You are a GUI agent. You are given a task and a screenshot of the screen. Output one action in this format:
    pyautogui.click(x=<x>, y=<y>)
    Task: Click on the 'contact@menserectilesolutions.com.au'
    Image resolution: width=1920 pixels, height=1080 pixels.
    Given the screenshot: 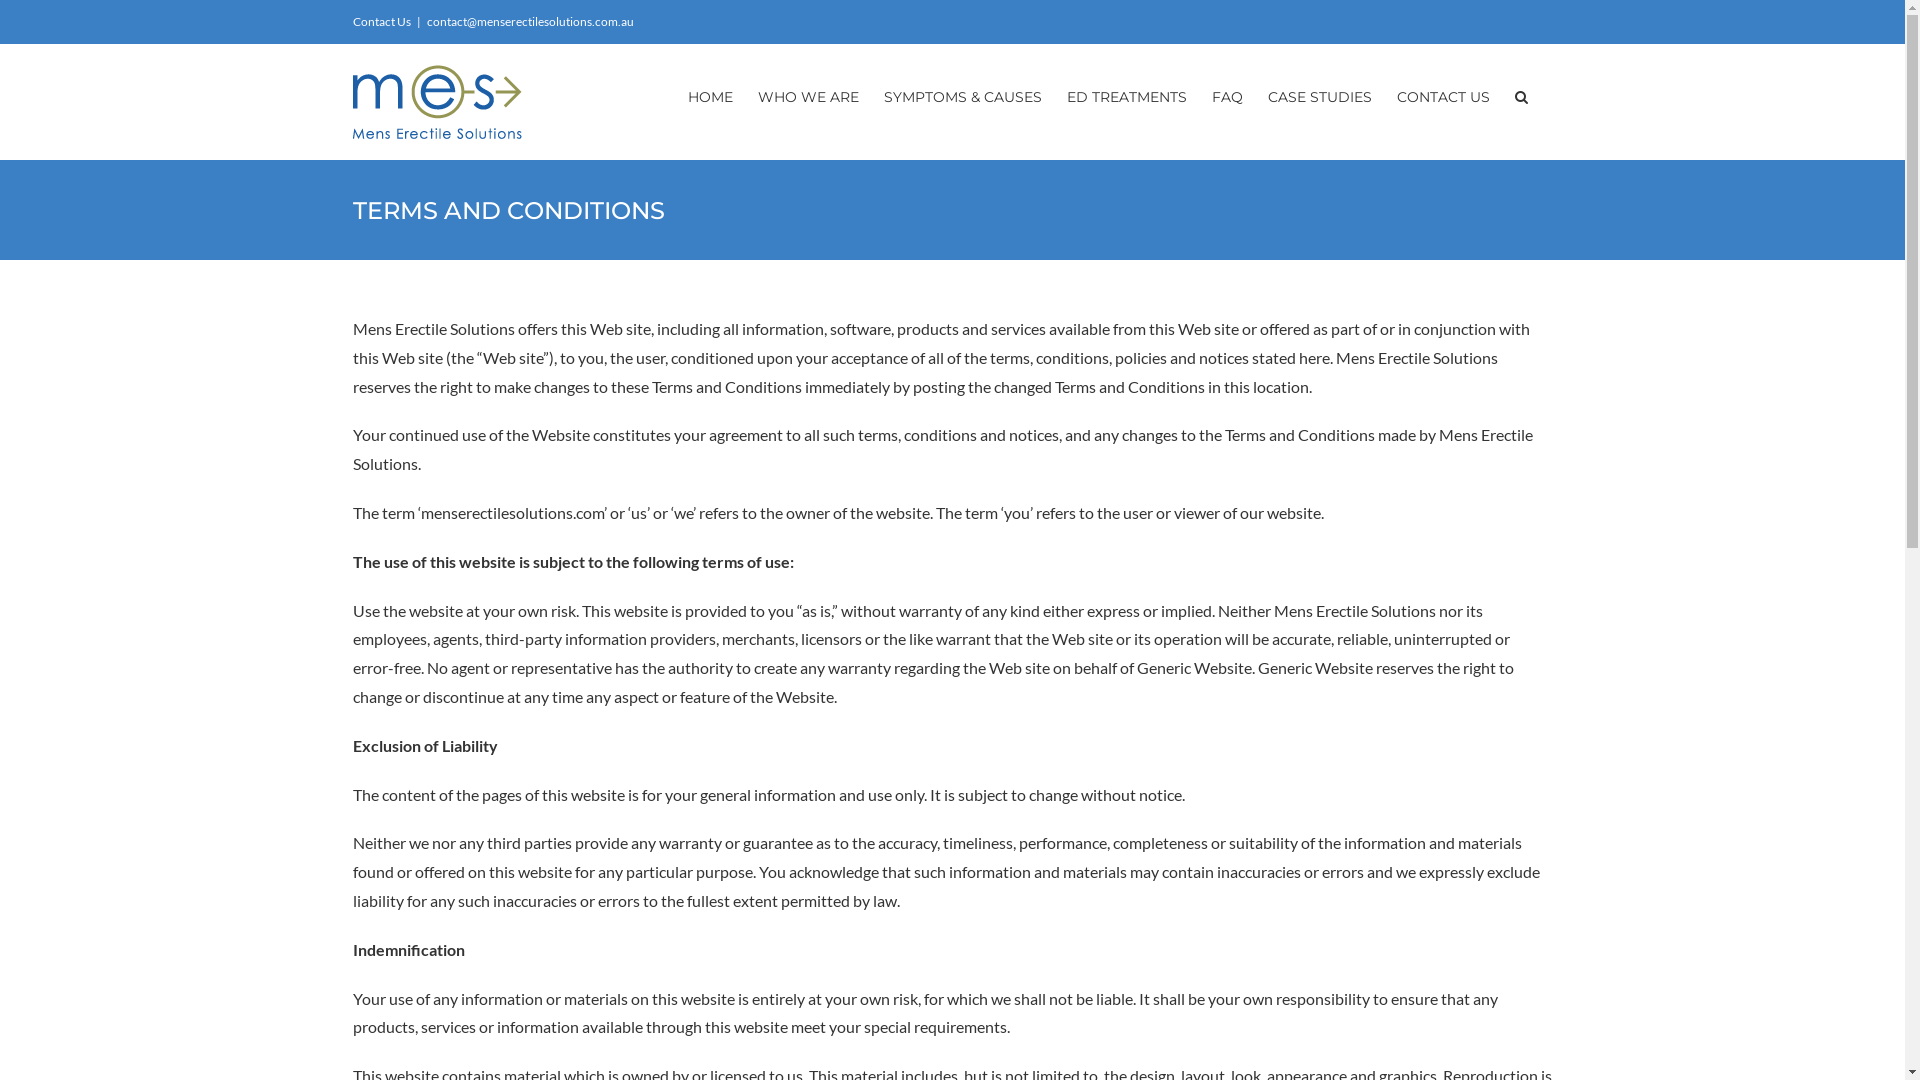 What is the action you would take?
    pyautogui.click(x=529, y=21)
    